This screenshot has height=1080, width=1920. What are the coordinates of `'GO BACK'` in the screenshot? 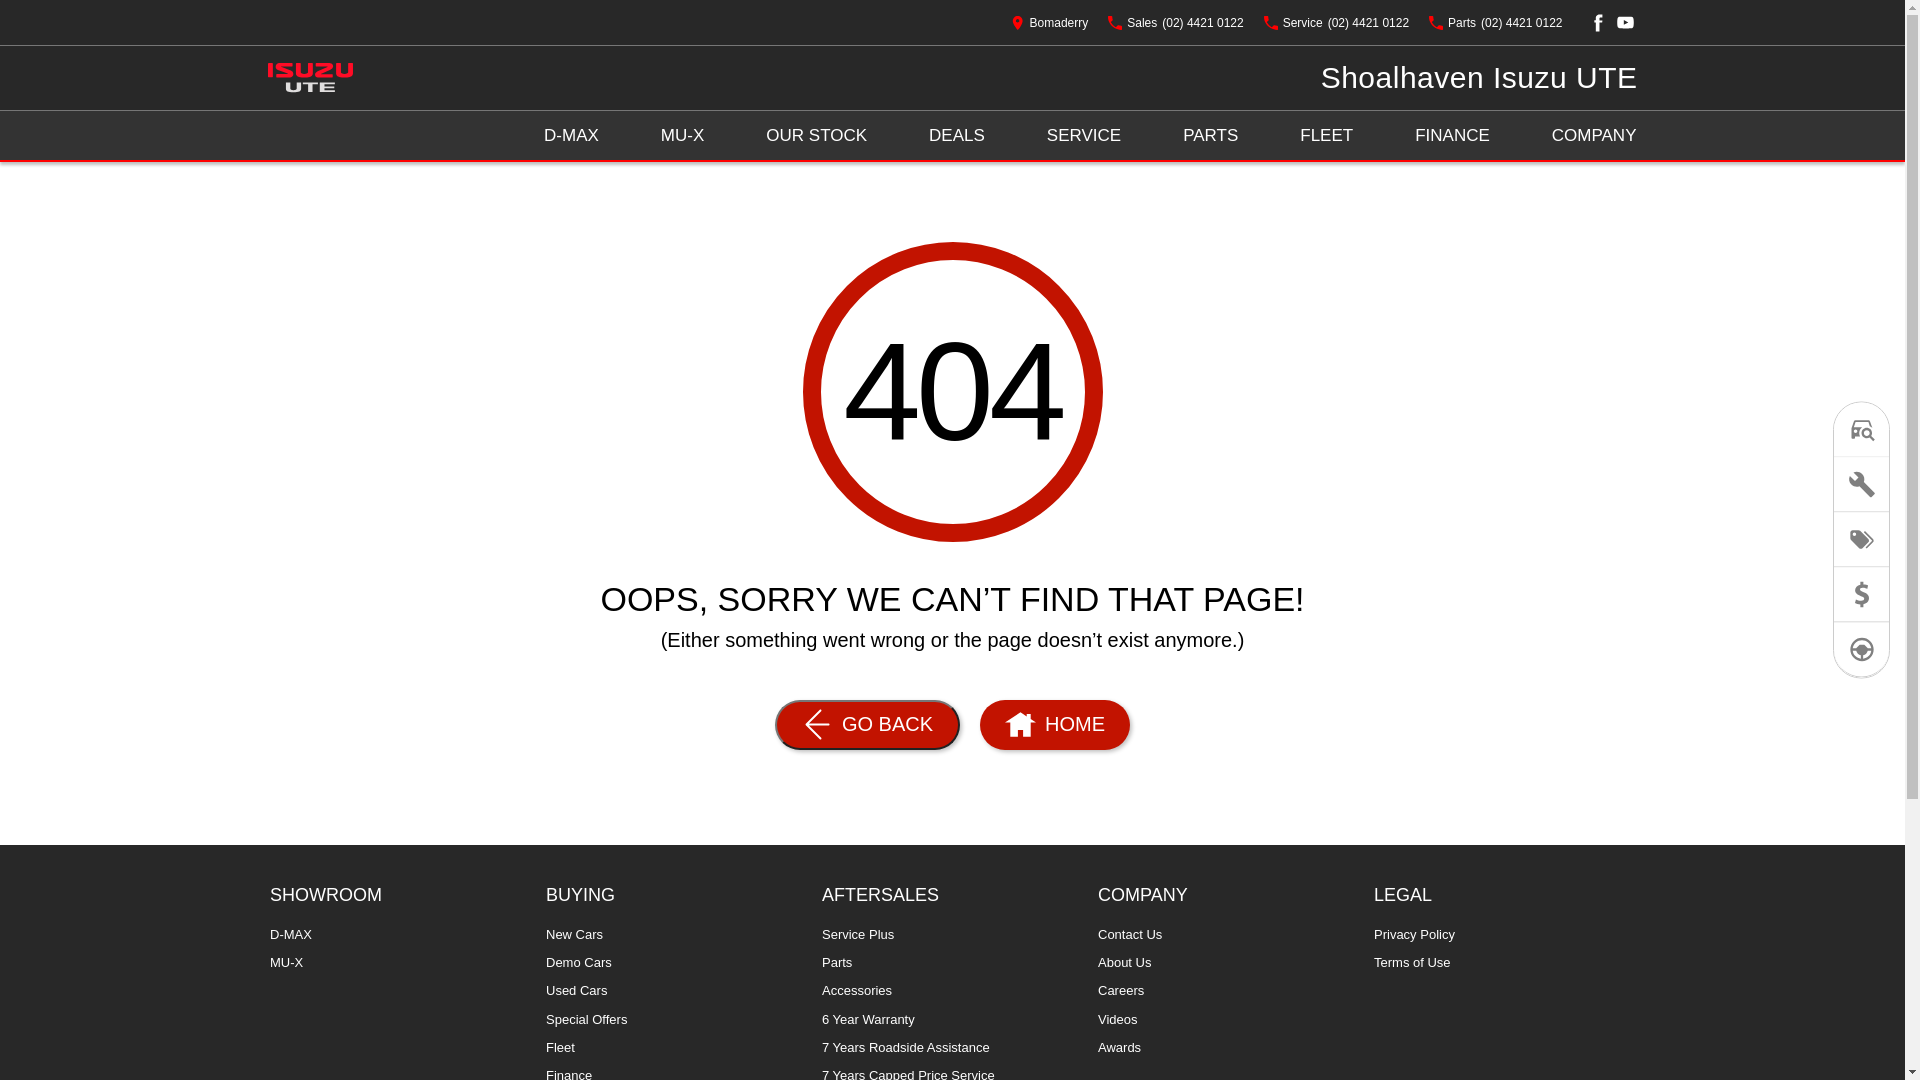 It's located at (867, 725).